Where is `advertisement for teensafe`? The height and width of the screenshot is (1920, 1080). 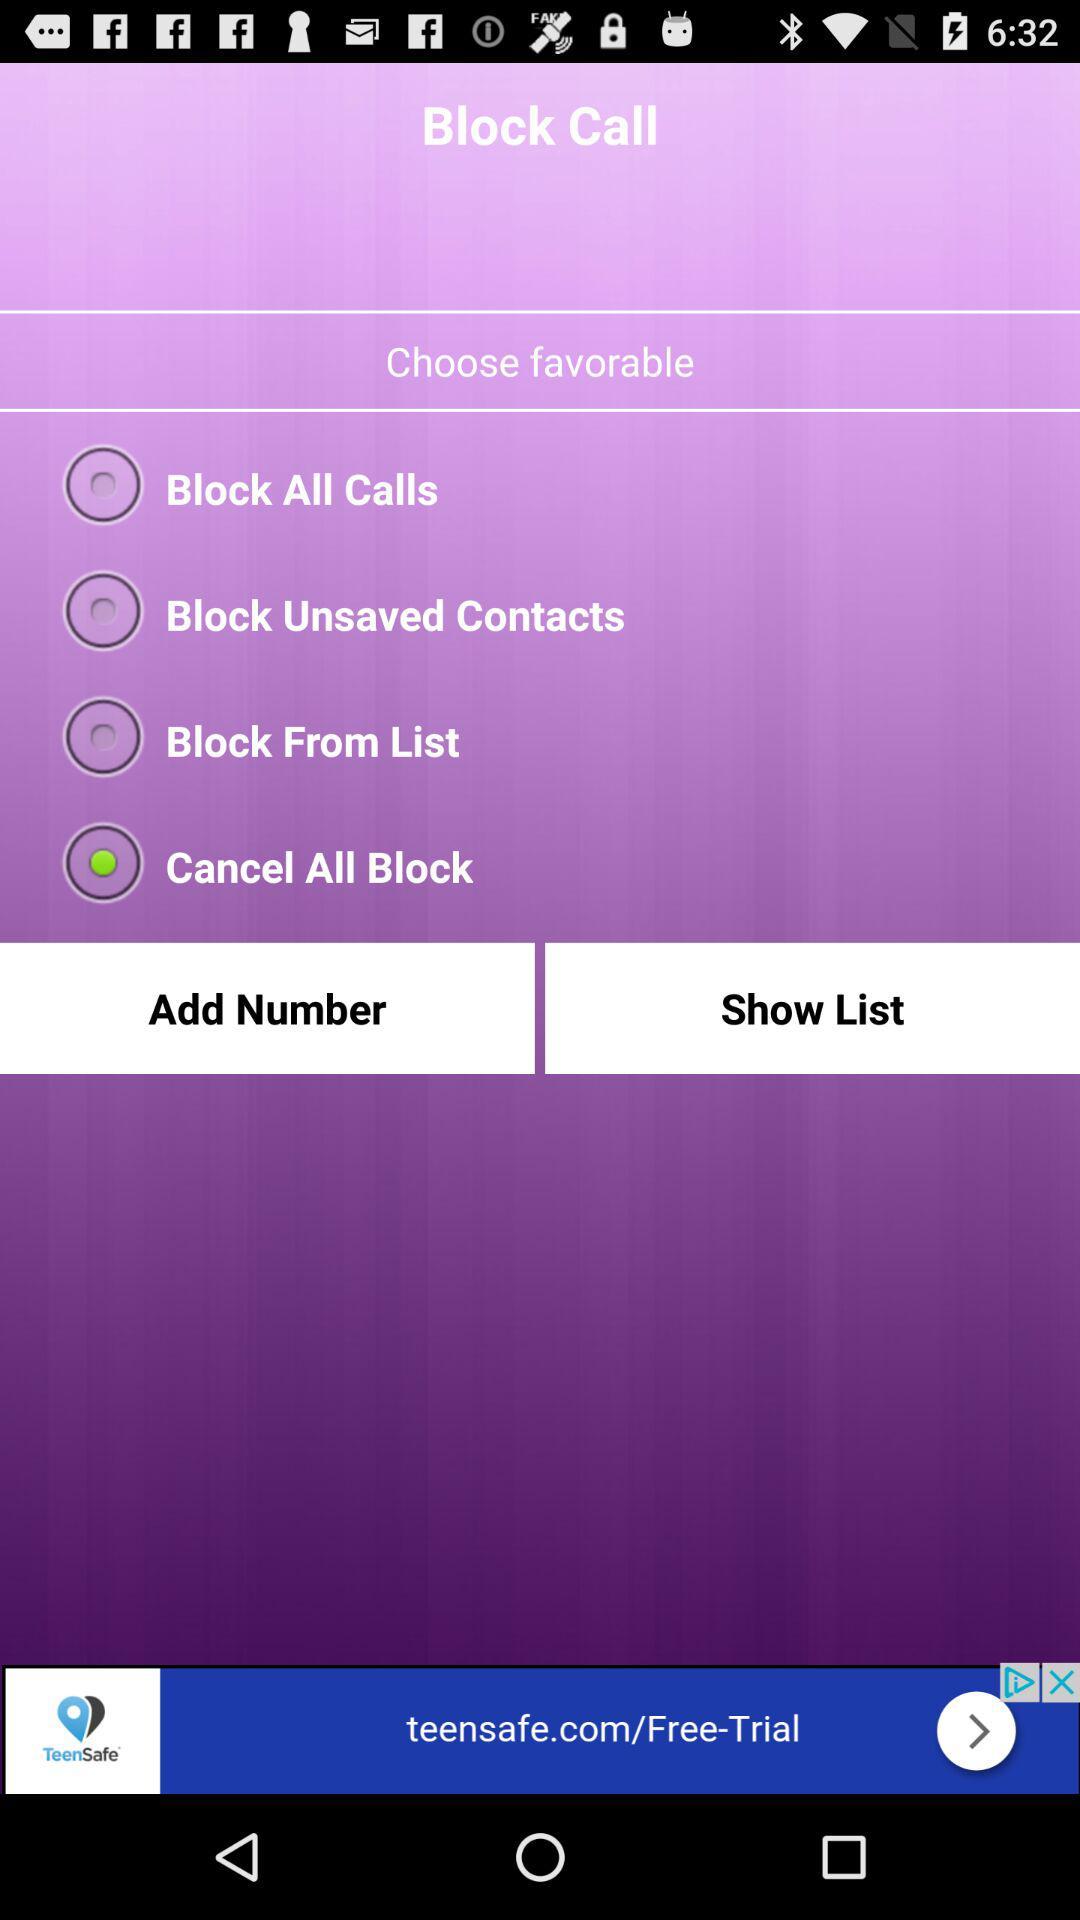 advertisement for teensafe is located at coordinates (540, 1727).